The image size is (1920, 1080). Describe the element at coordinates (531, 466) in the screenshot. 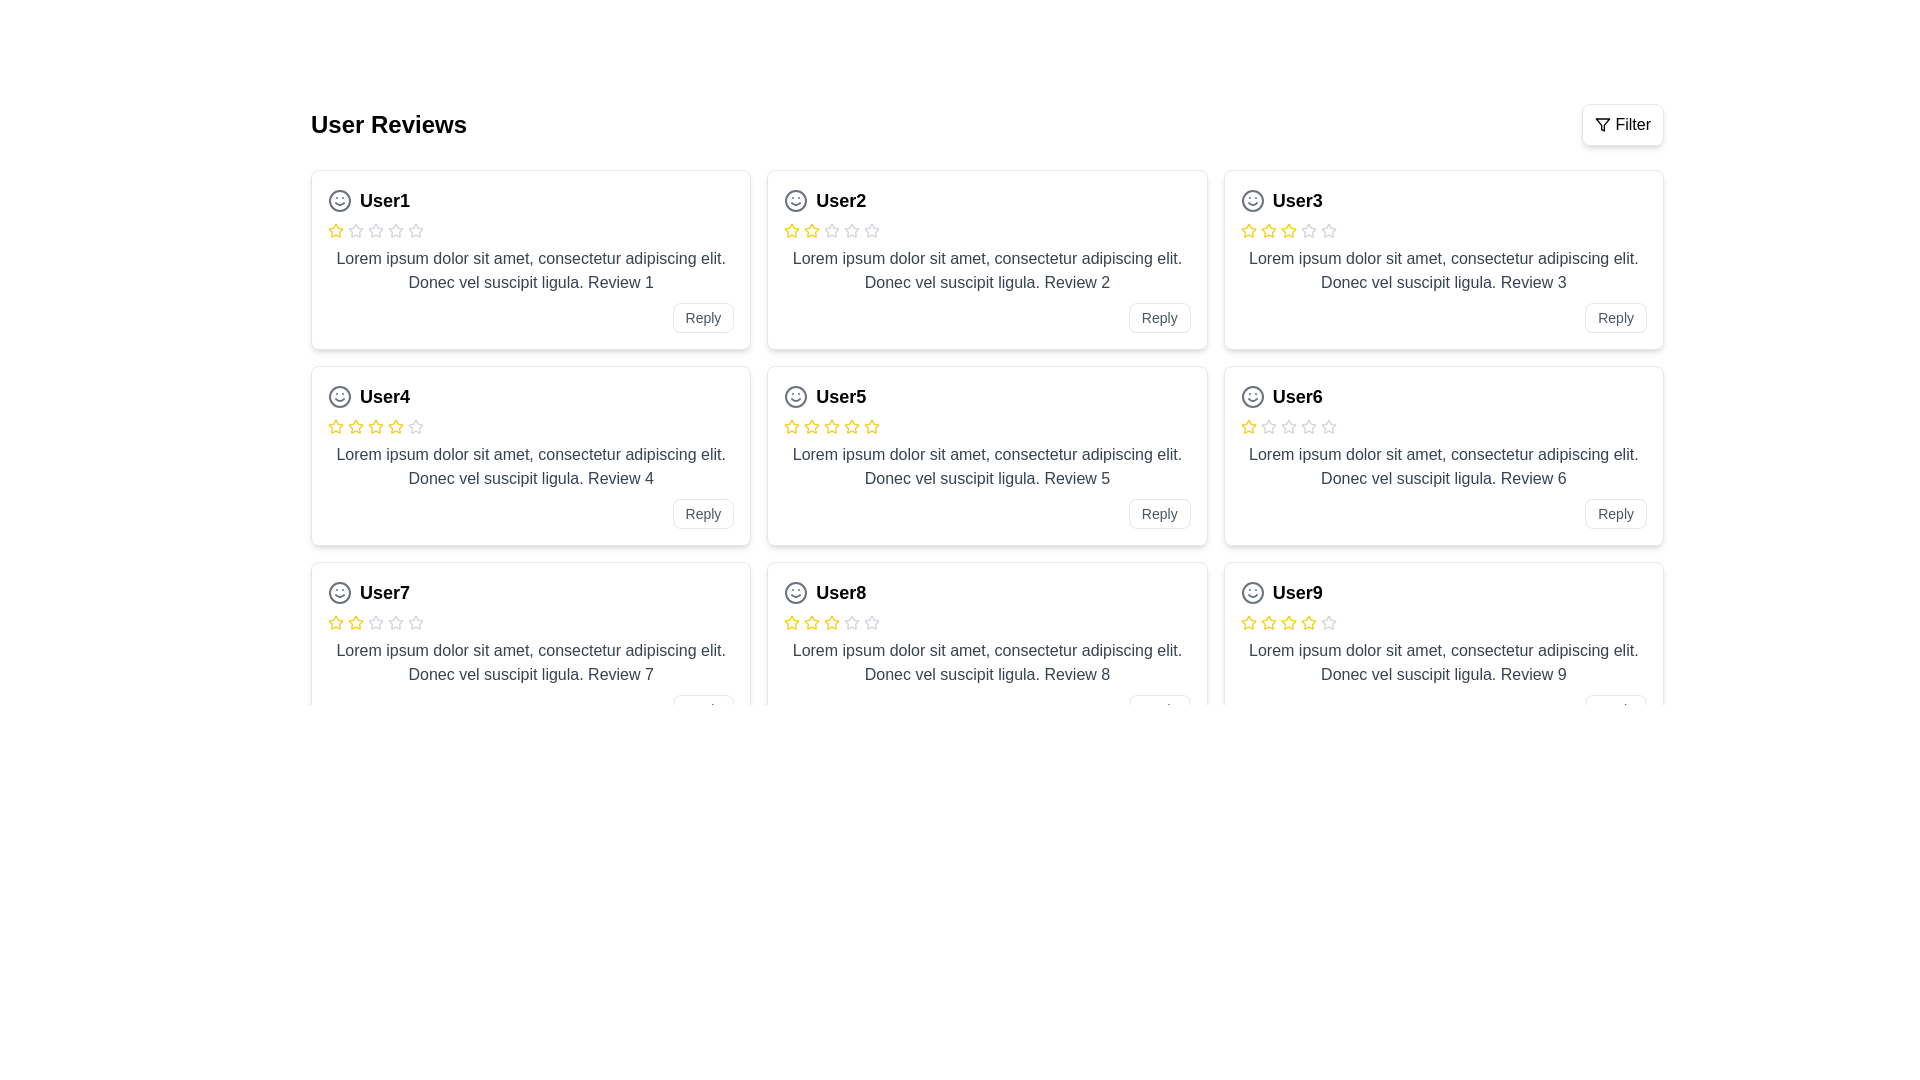

I see `the static text block displaying the review content posted by 'User4', which is located below the star rating and above the 'Reply' button` at that location.